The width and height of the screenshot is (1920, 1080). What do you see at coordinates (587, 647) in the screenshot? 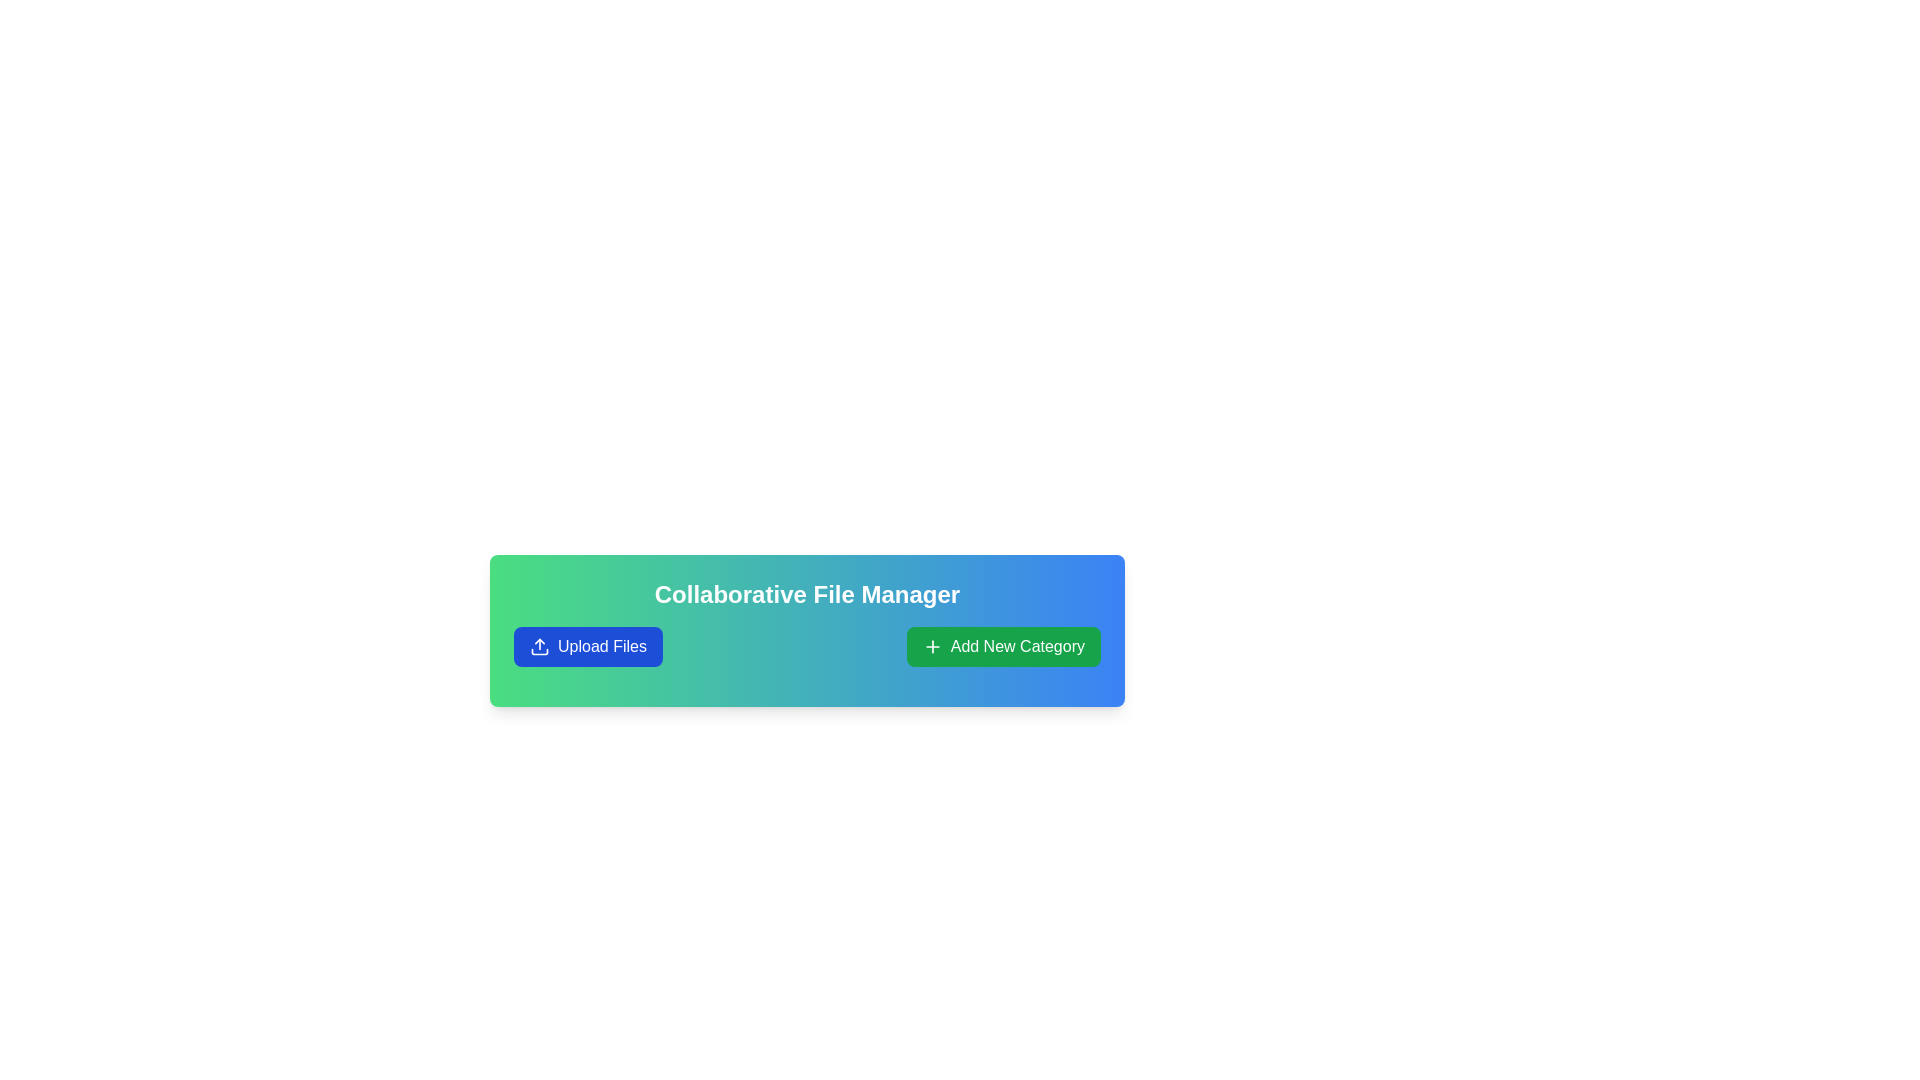
I see `the blue 'Upload Files' button with an upload icon to initiate file upload` at bounding box center [587, 647].